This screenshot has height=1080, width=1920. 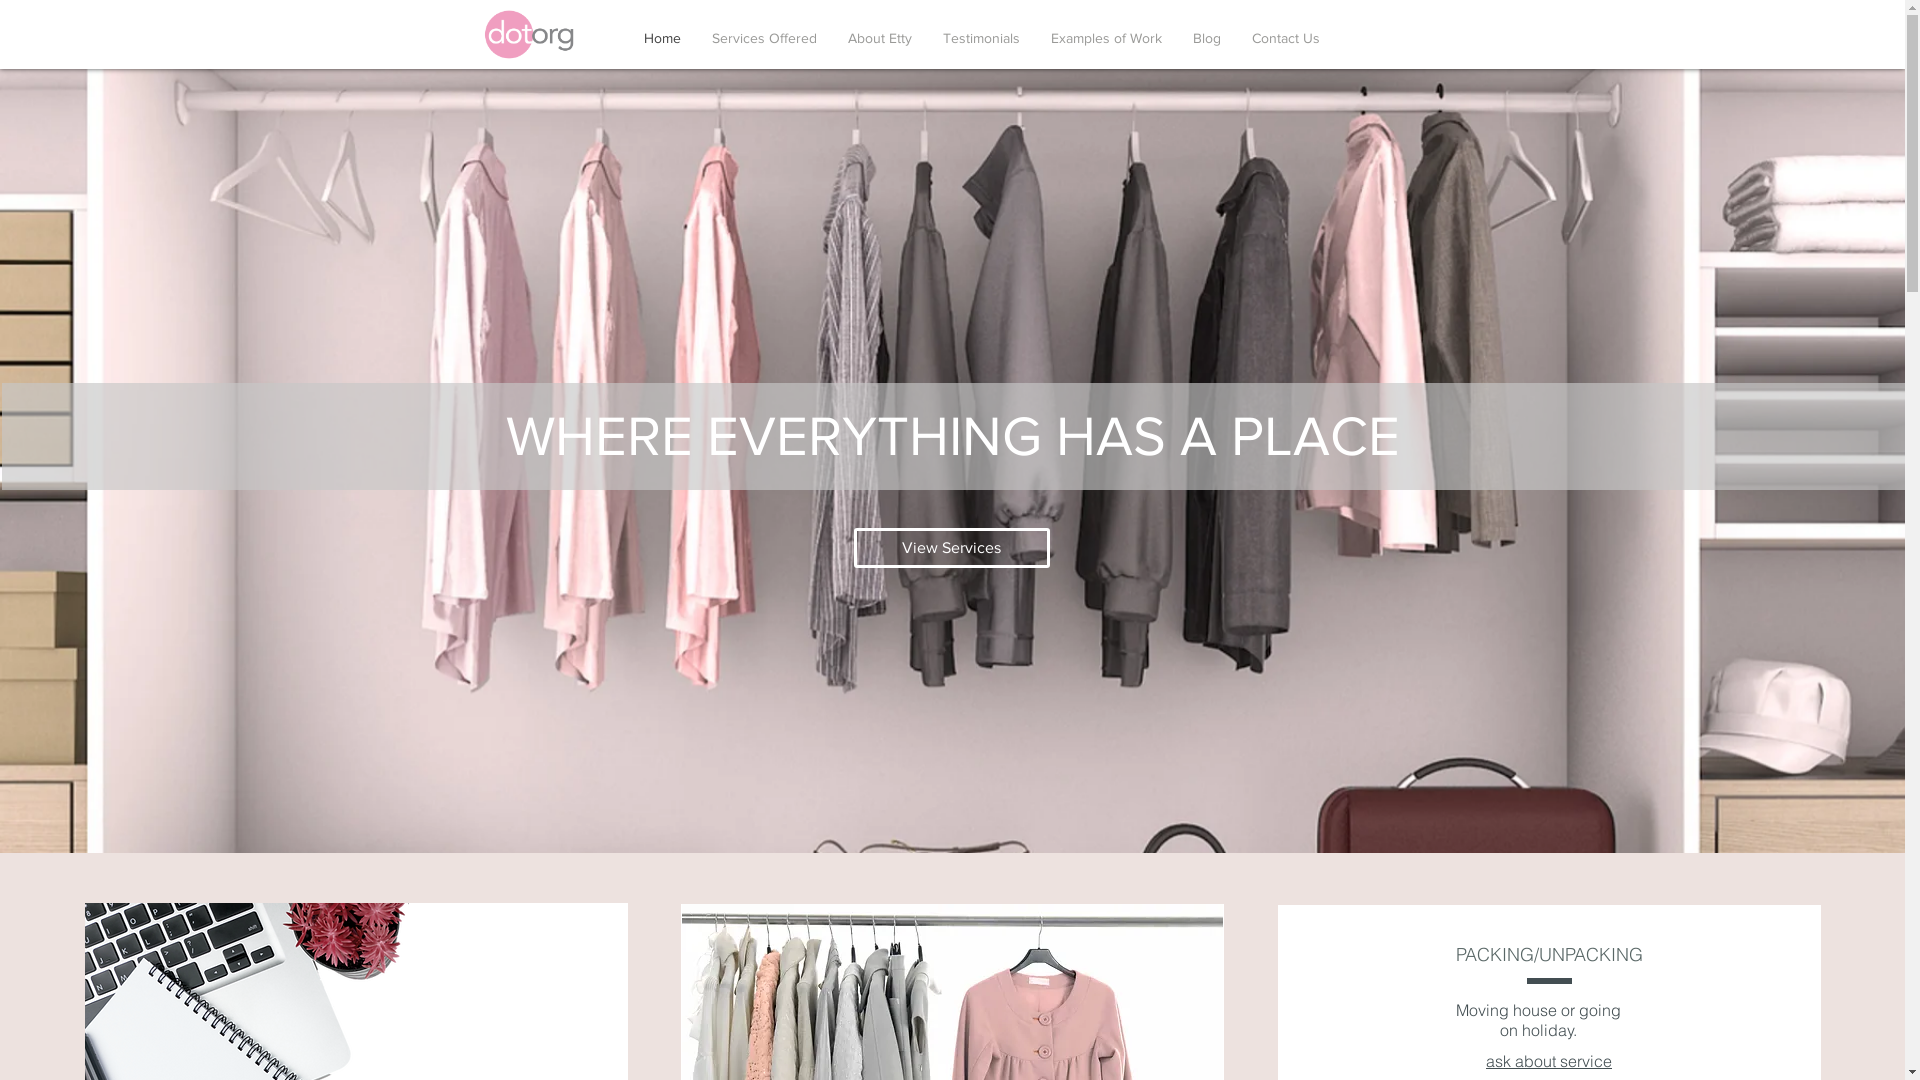 I want to click on 'Blog', so click(x=1206, y=38).